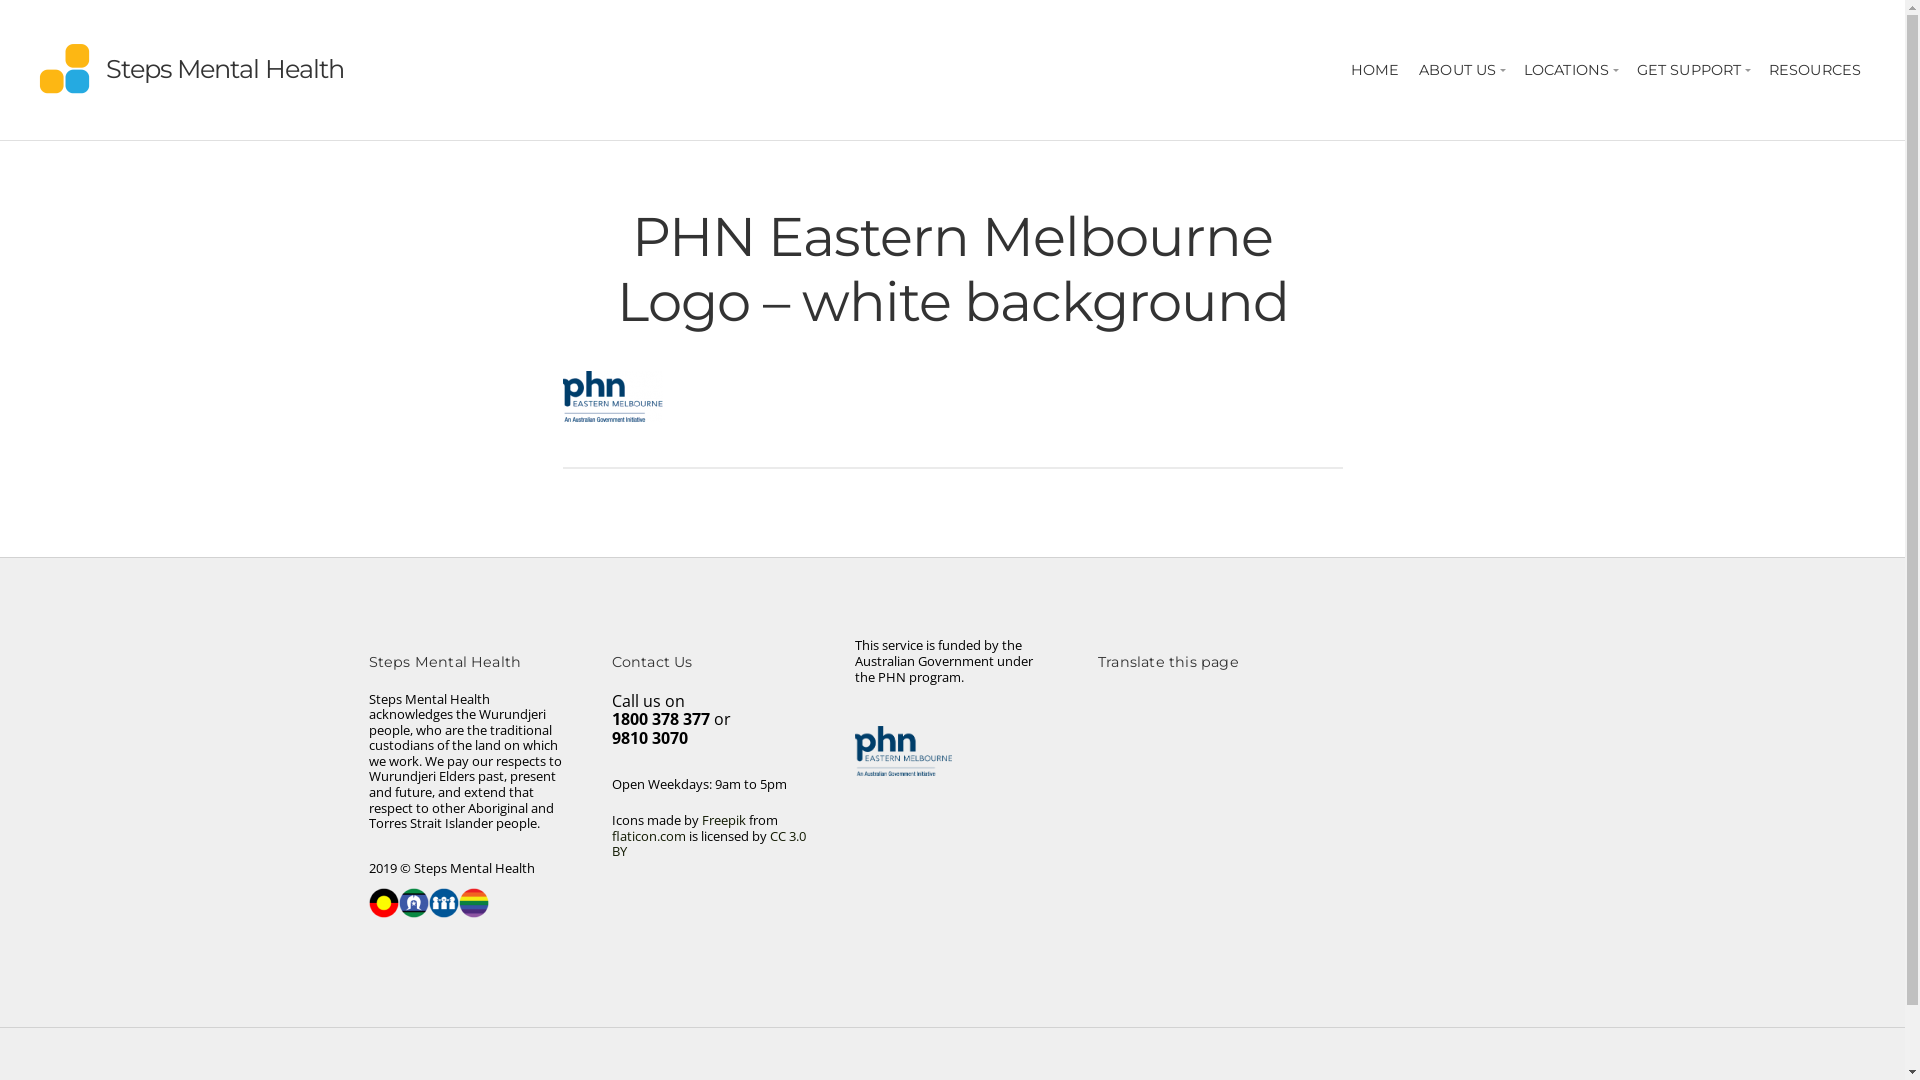 The height and width of the screenshot is (1080, 1920). What do you see at coordinates (723, 820) in the screenshot?
I see `'Freepik'` at bounding box center [723, 820].